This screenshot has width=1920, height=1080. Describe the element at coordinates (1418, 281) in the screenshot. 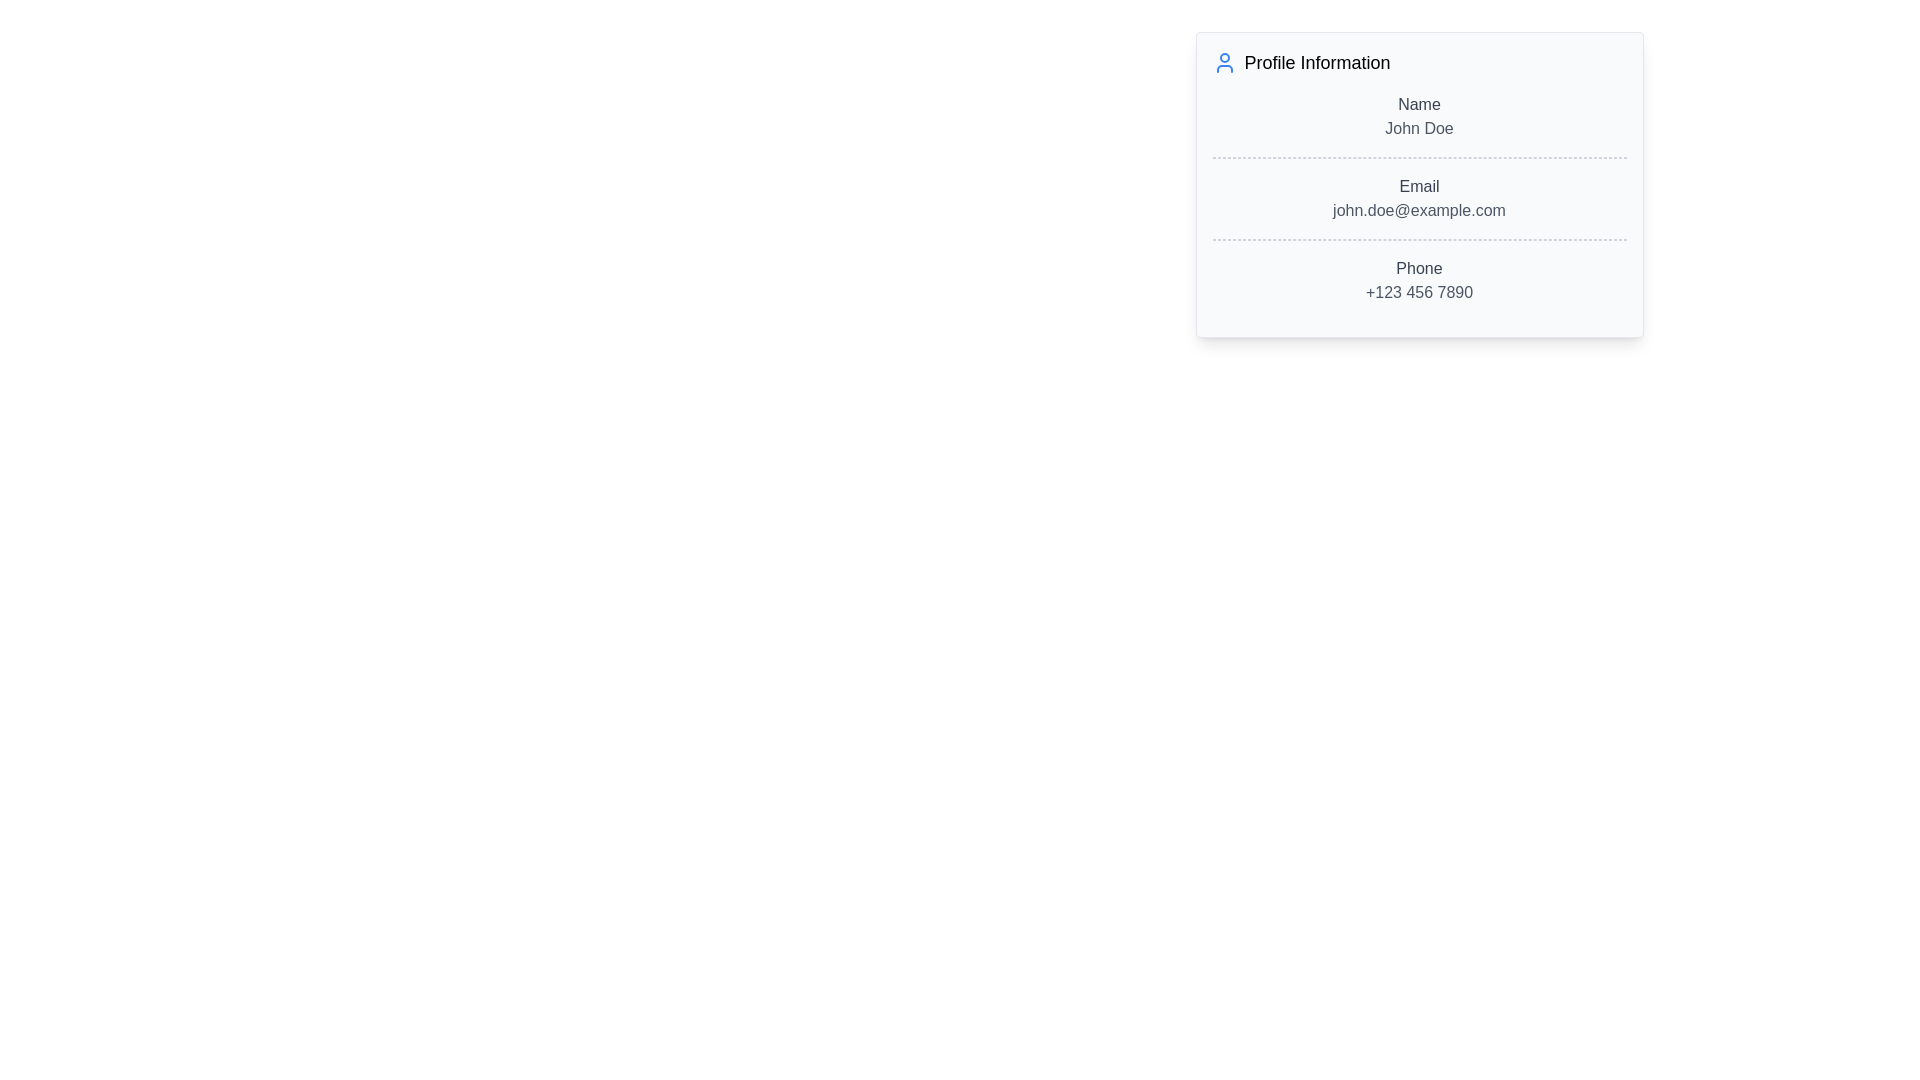

I see `the phone number displayed in the 'Profile Information' section, specifically the last entry below 'Name' and 'Email'` at that location.